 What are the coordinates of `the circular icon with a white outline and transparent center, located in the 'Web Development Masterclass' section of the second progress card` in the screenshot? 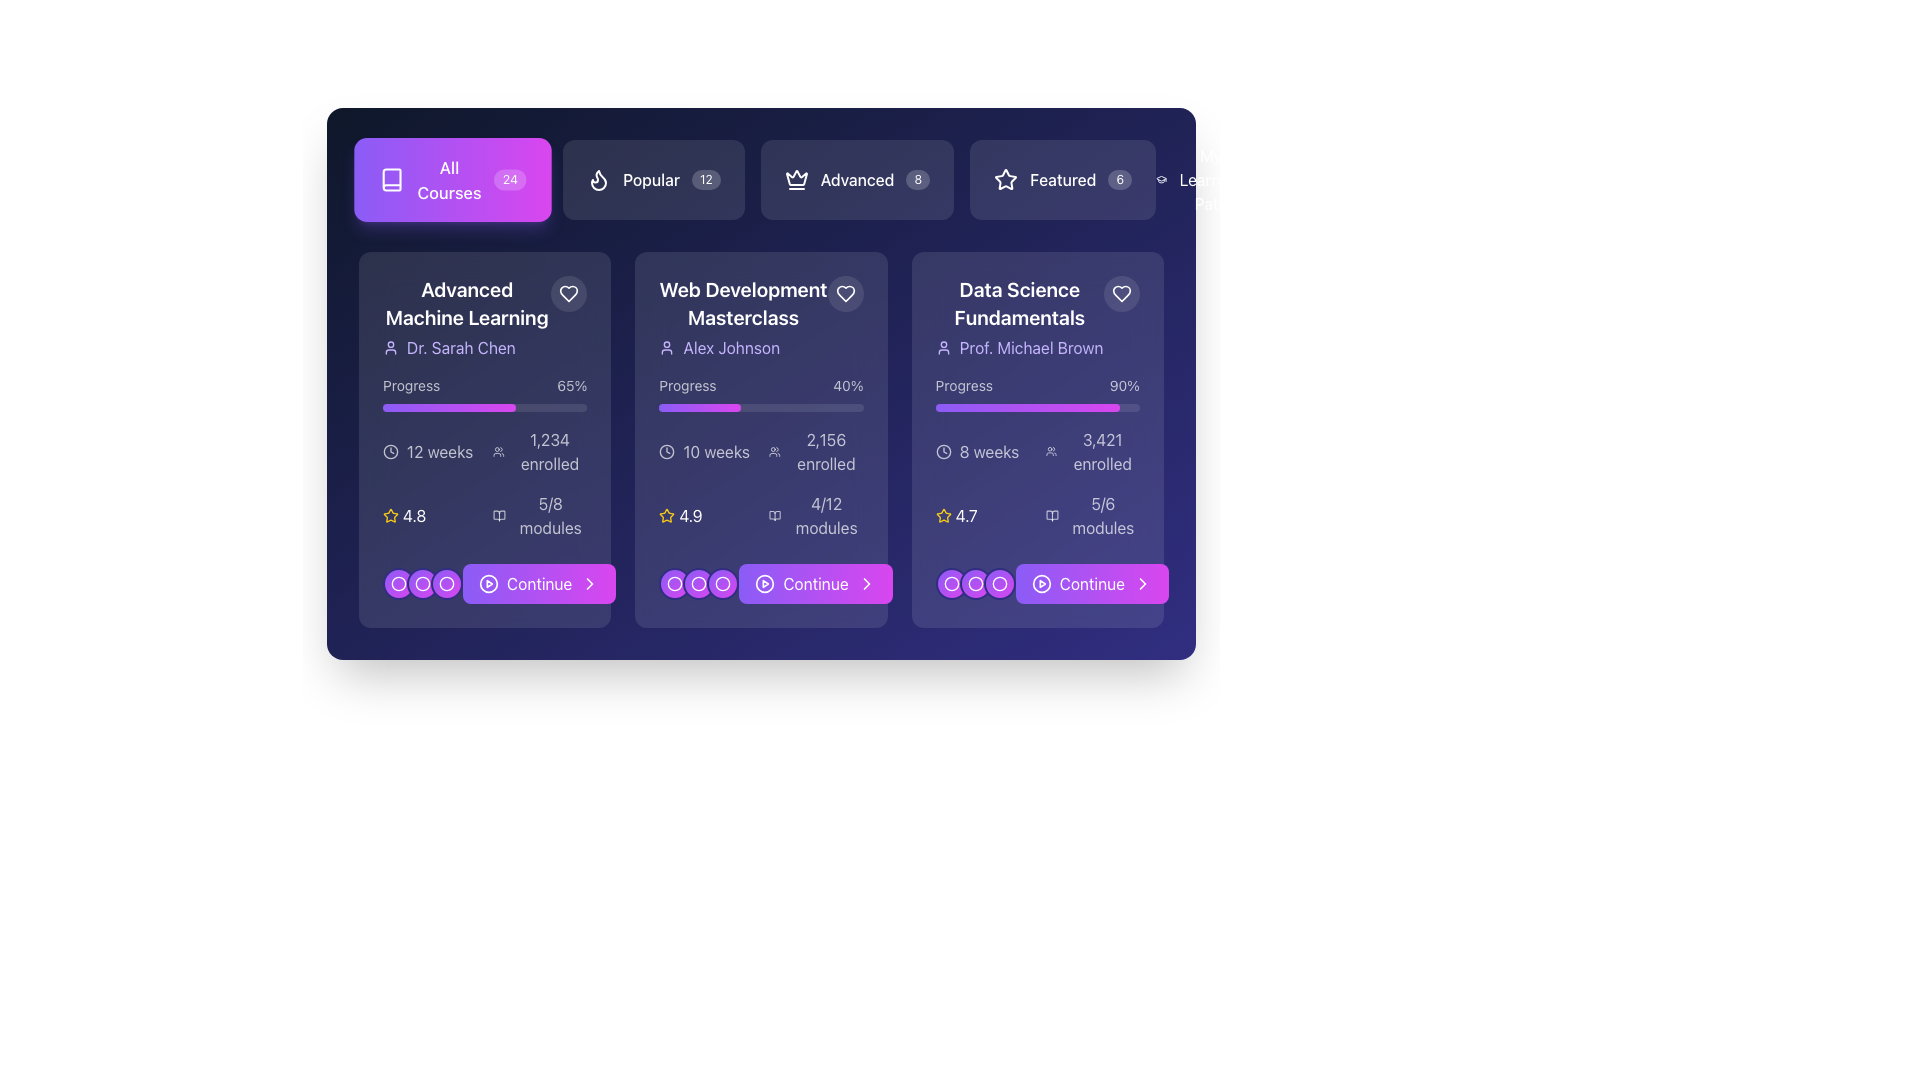 It's located at (722, 583).